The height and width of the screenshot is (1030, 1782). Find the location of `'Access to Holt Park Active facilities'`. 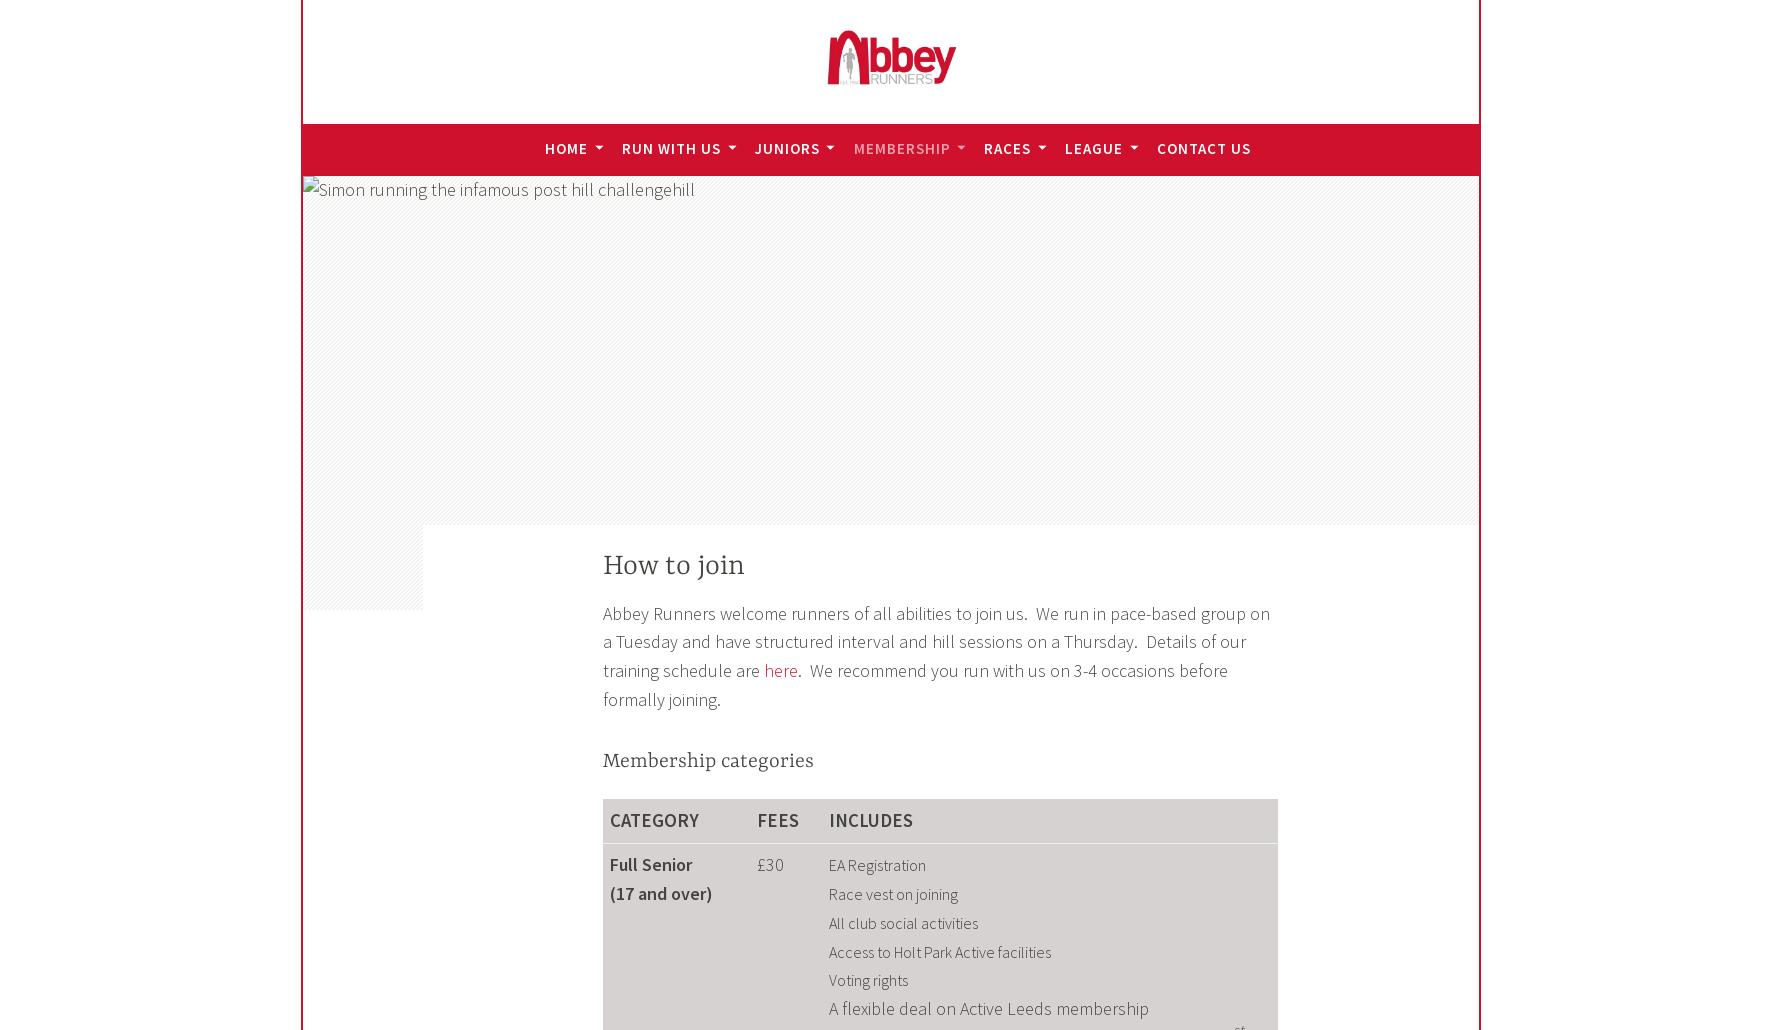

'Access to Holt Park Active facilities' is located at coordinates (938, 949).